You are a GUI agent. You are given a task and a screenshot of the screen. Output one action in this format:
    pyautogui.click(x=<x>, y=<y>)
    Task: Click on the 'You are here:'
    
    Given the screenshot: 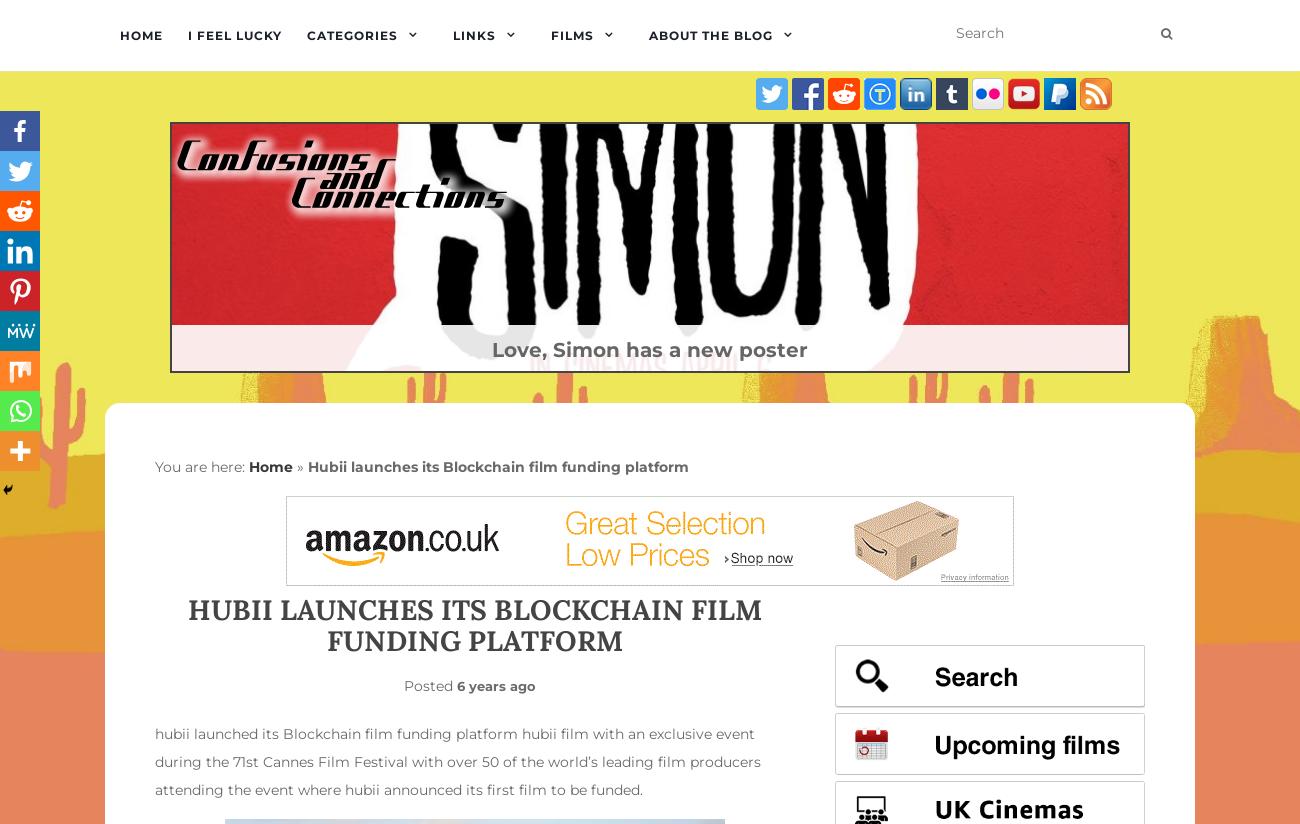 What is the action you would take?
    pyautogui.click(x=202, y=466)
    